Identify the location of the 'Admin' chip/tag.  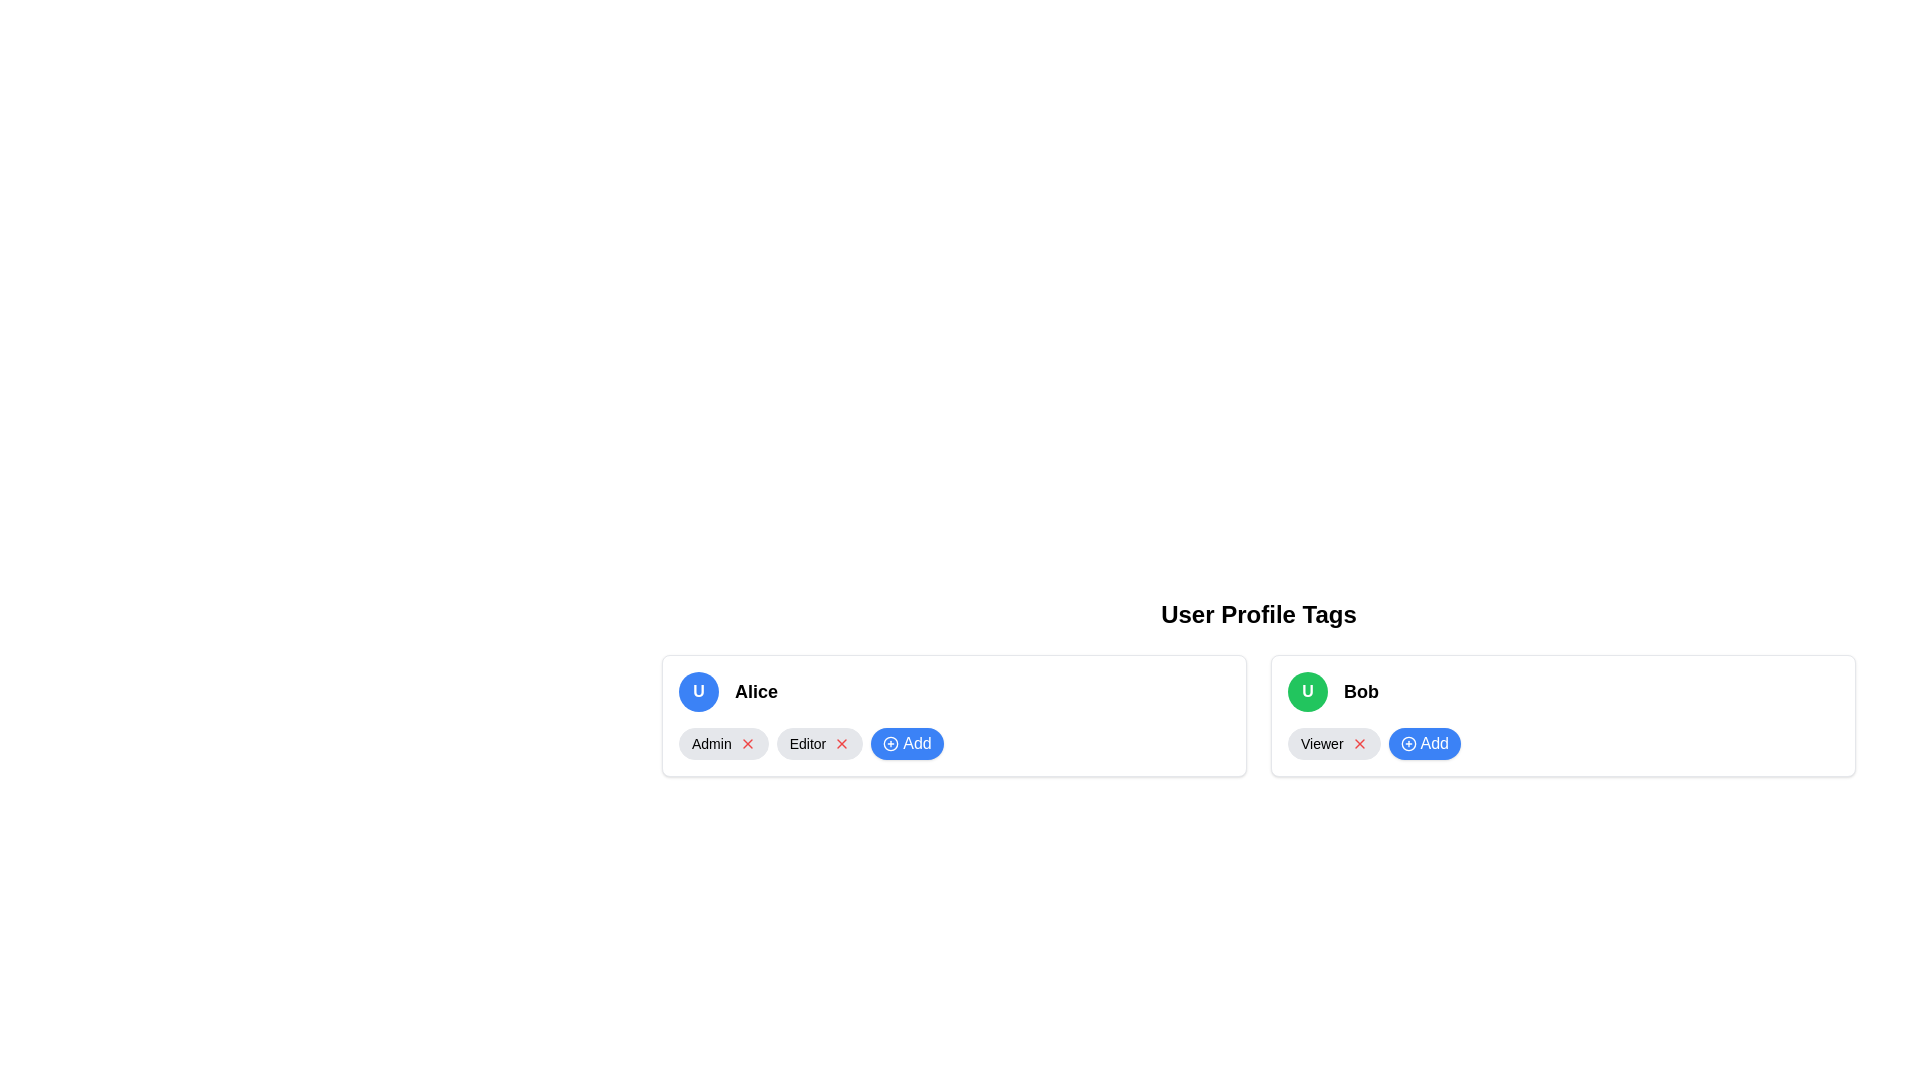
(722, 744).